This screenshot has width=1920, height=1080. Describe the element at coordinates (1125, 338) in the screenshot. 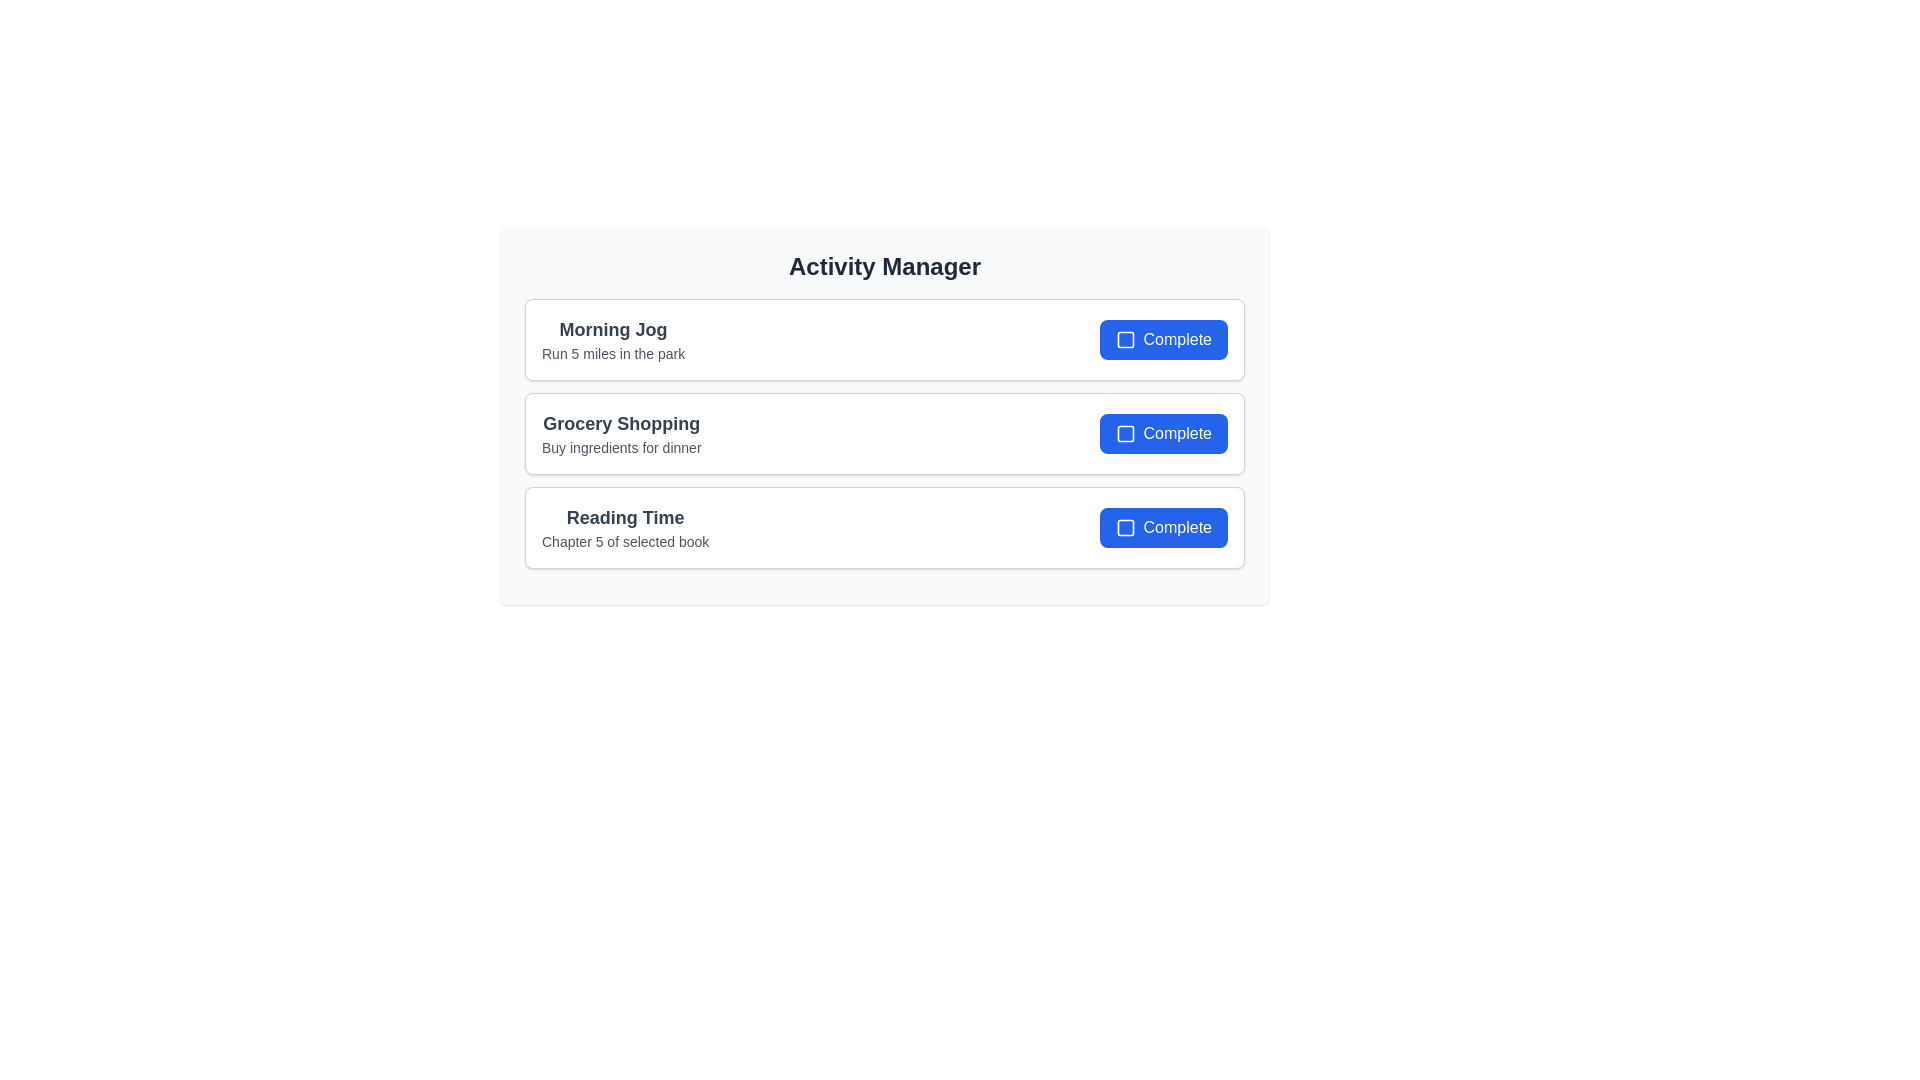

I see `the checkbox icon located on the left side of the 'Complete' button for the 'Morning Jog' task` at that location.